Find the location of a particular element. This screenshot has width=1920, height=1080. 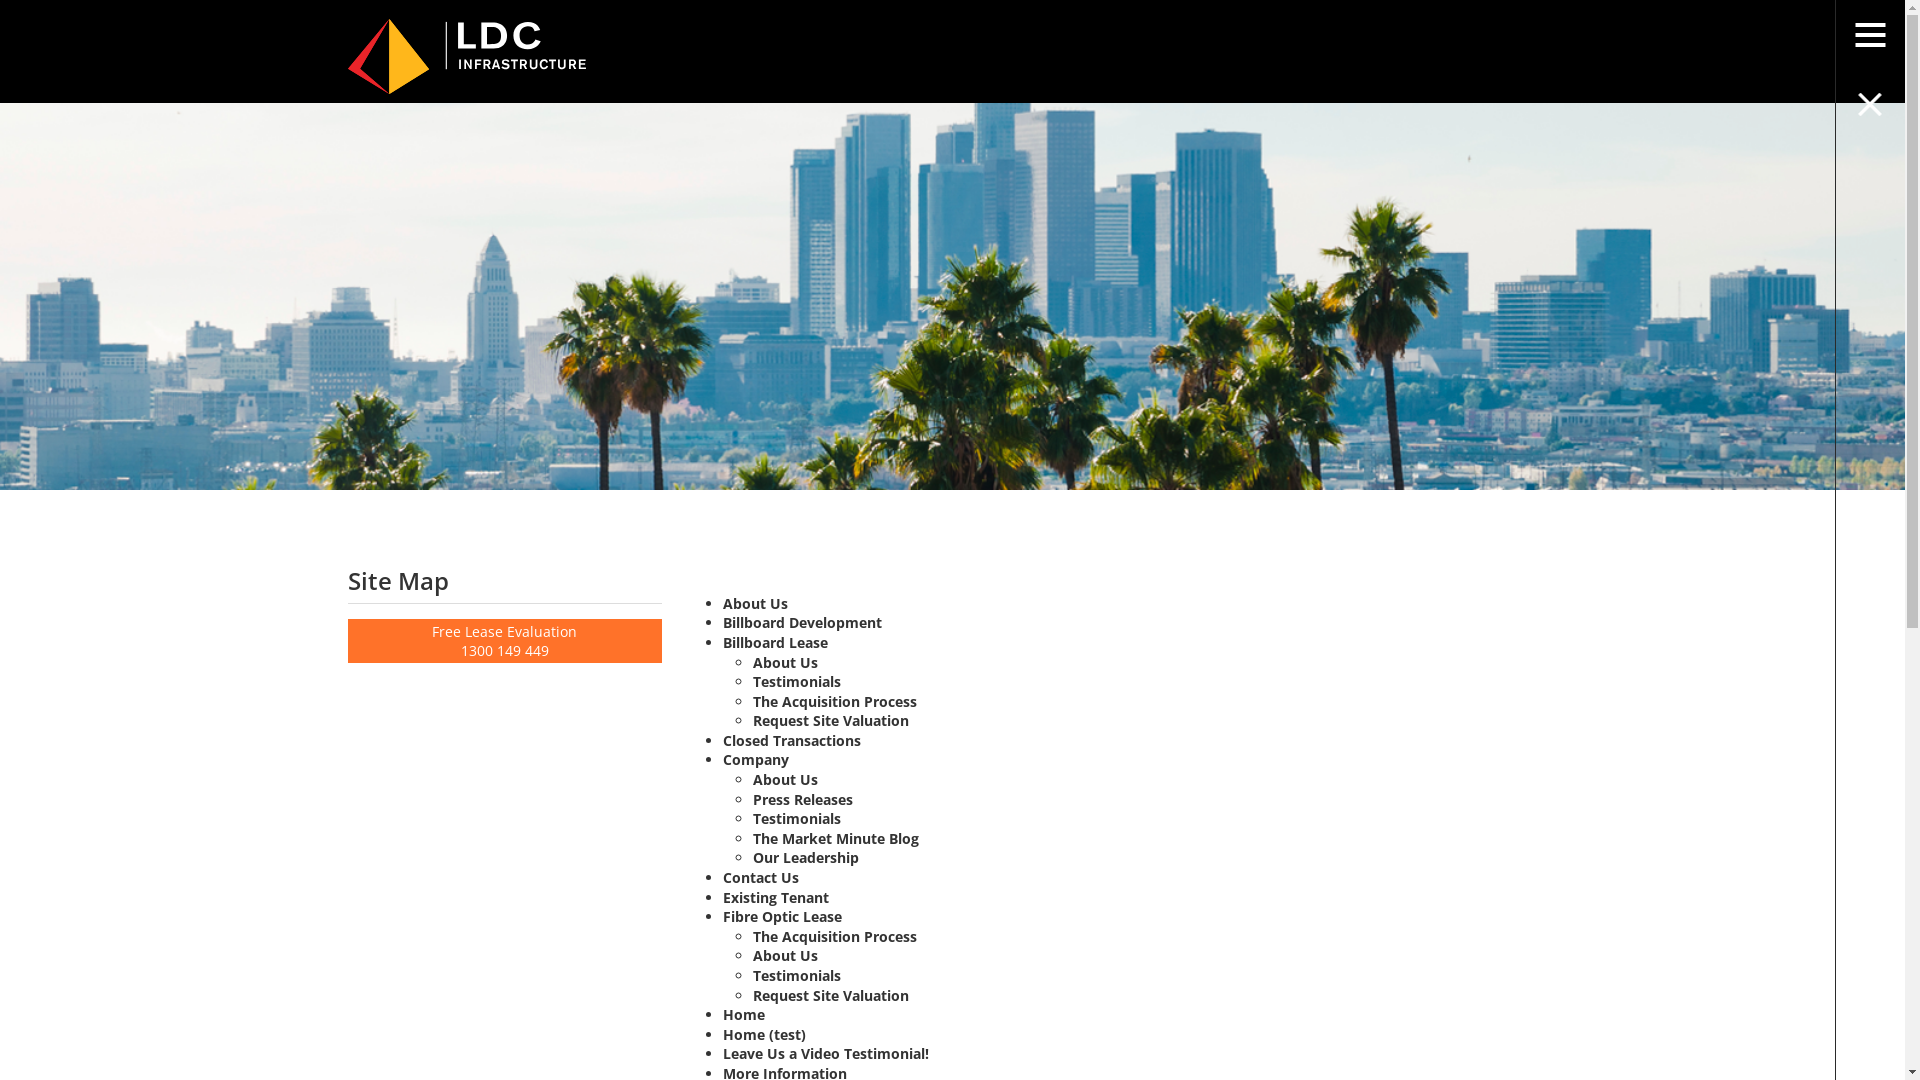

'Our Leadership' is located at coordinates (806, 856).